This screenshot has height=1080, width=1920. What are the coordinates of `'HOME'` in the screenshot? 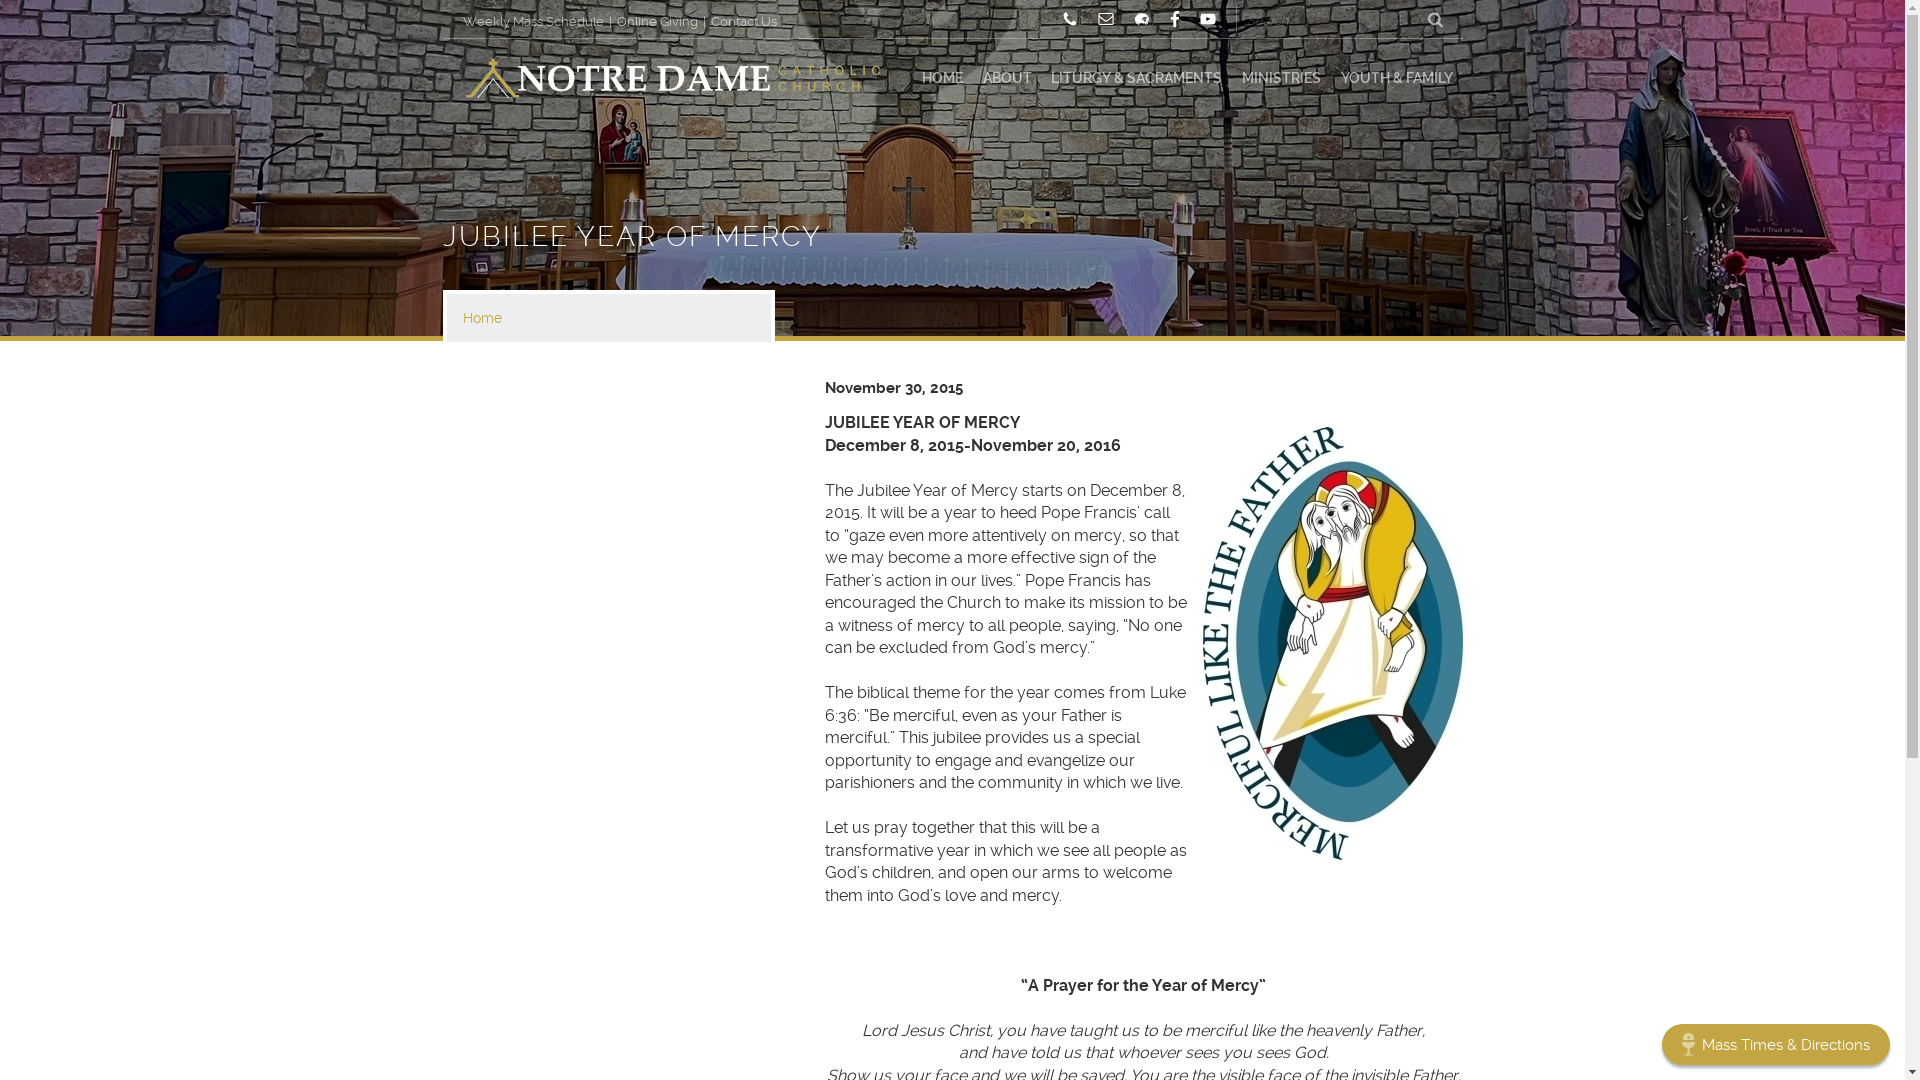 It's located at (941, 77).